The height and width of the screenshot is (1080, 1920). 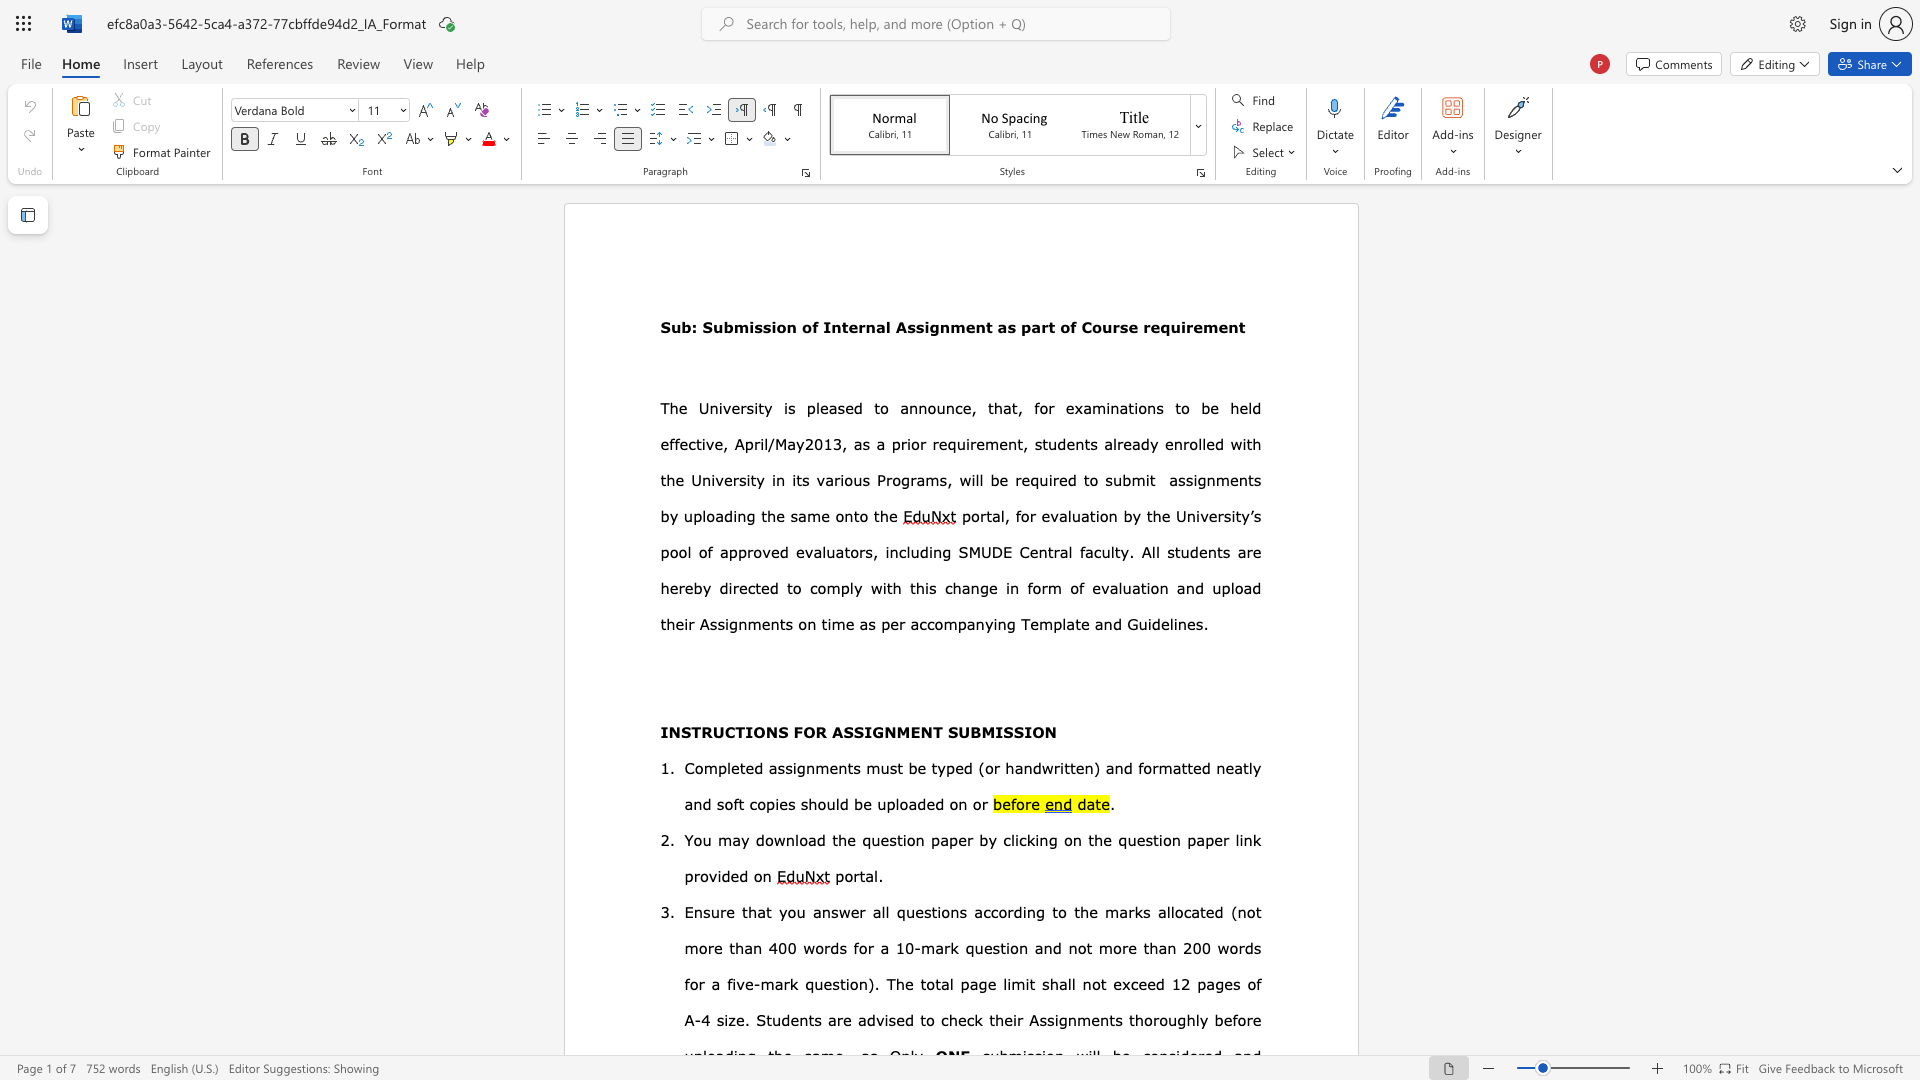 I want to click on the subset text "ing SMUDE Central faculty. All students are hereby directed t" within the text "for evaluation by the University’s pool of approved evaluators, including SMUDE Central faculty. All students are hereby directed to", so click(x=927, y=551).